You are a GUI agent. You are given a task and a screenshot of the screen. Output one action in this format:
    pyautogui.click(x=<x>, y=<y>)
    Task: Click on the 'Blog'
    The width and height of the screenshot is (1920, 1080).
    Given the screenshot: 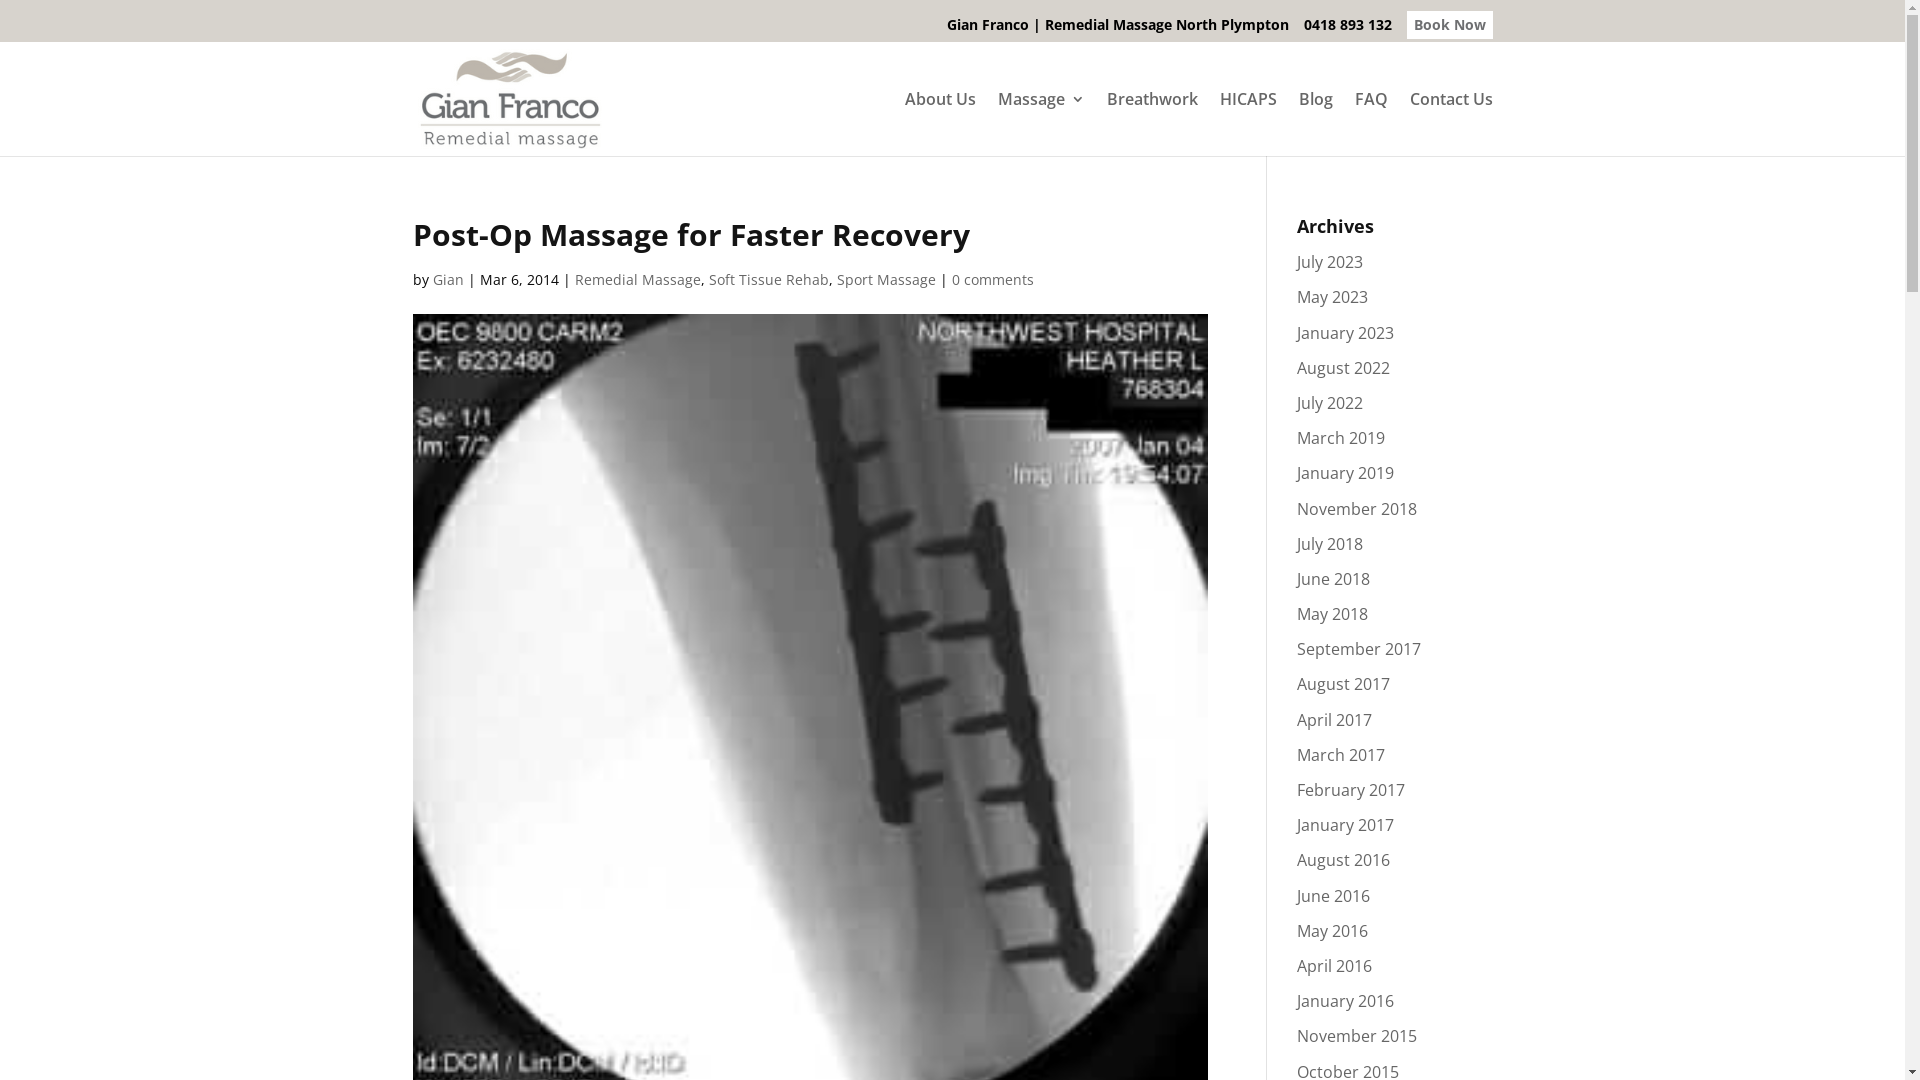 What is the action you would take?
    pyautogui.click(x=1315, y=123)
    